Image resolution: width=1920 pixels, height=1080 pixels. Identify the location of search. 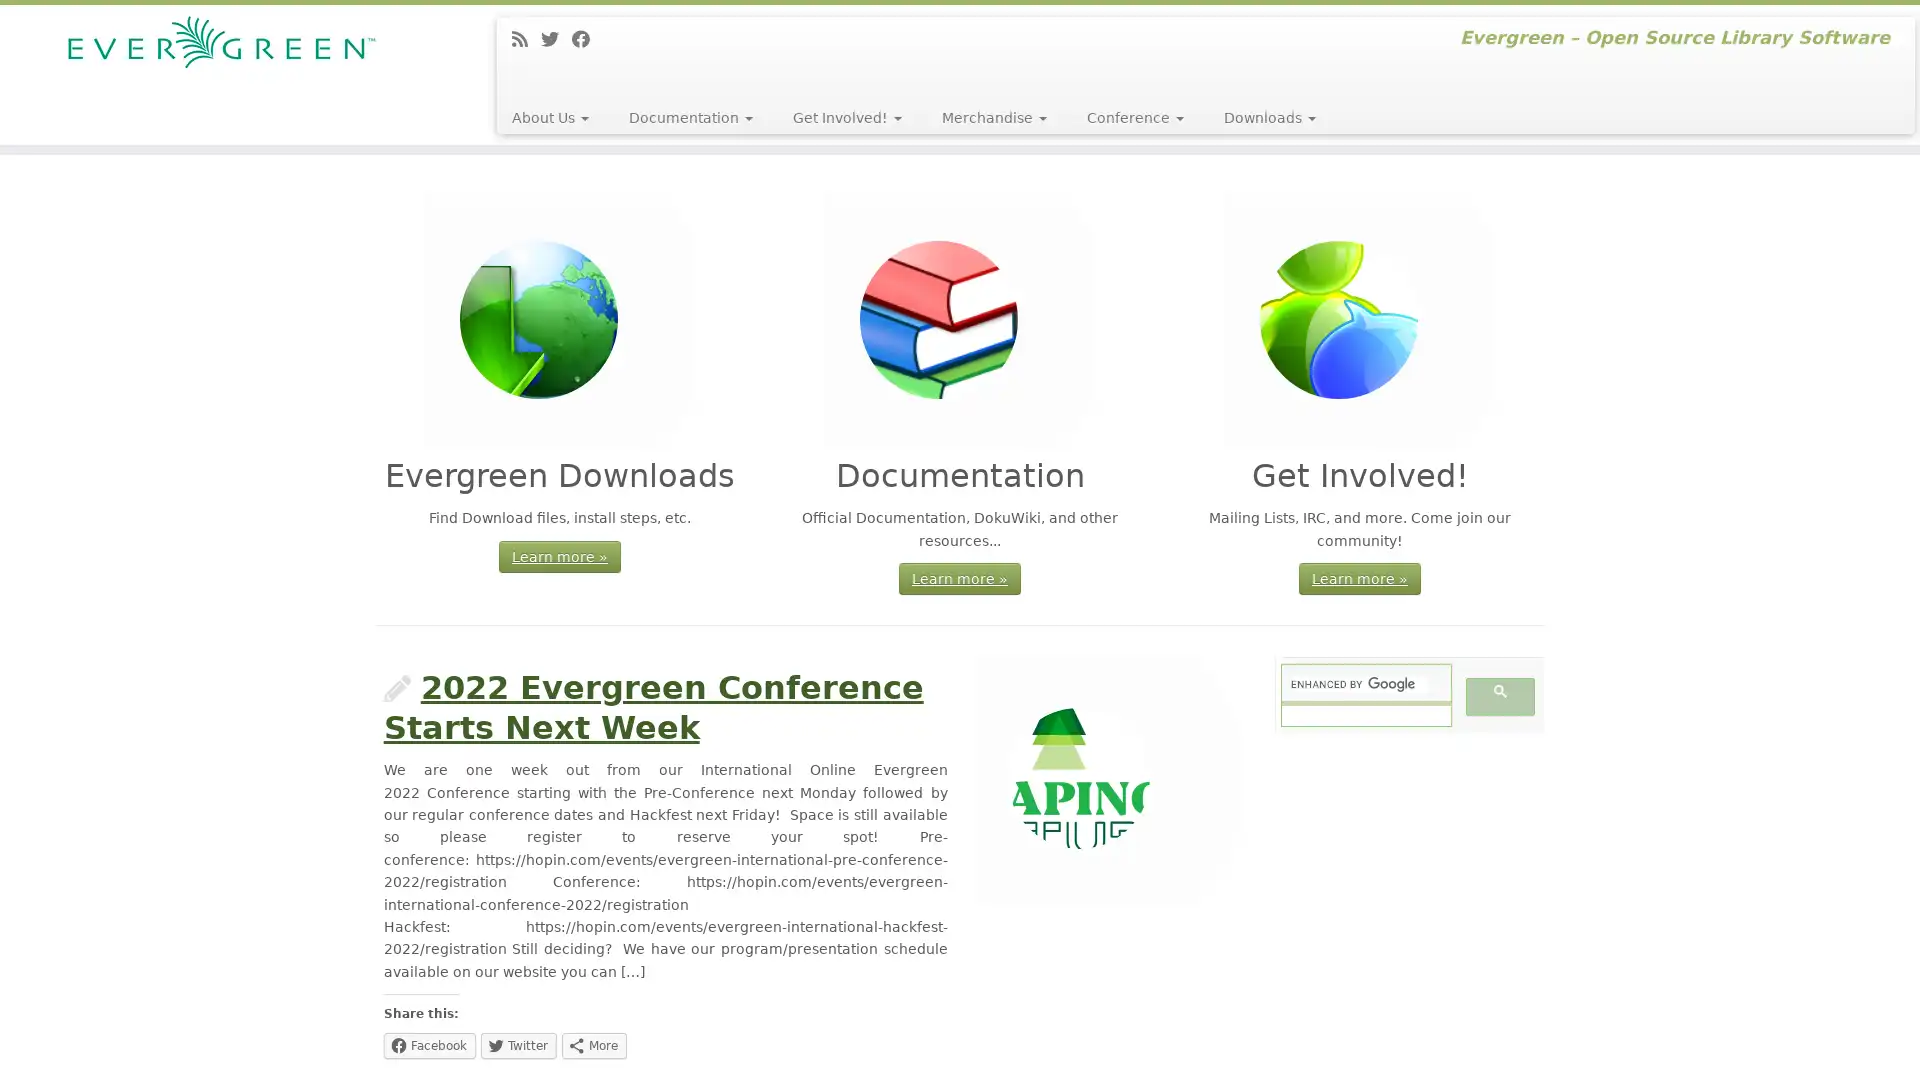
(1500, 694).